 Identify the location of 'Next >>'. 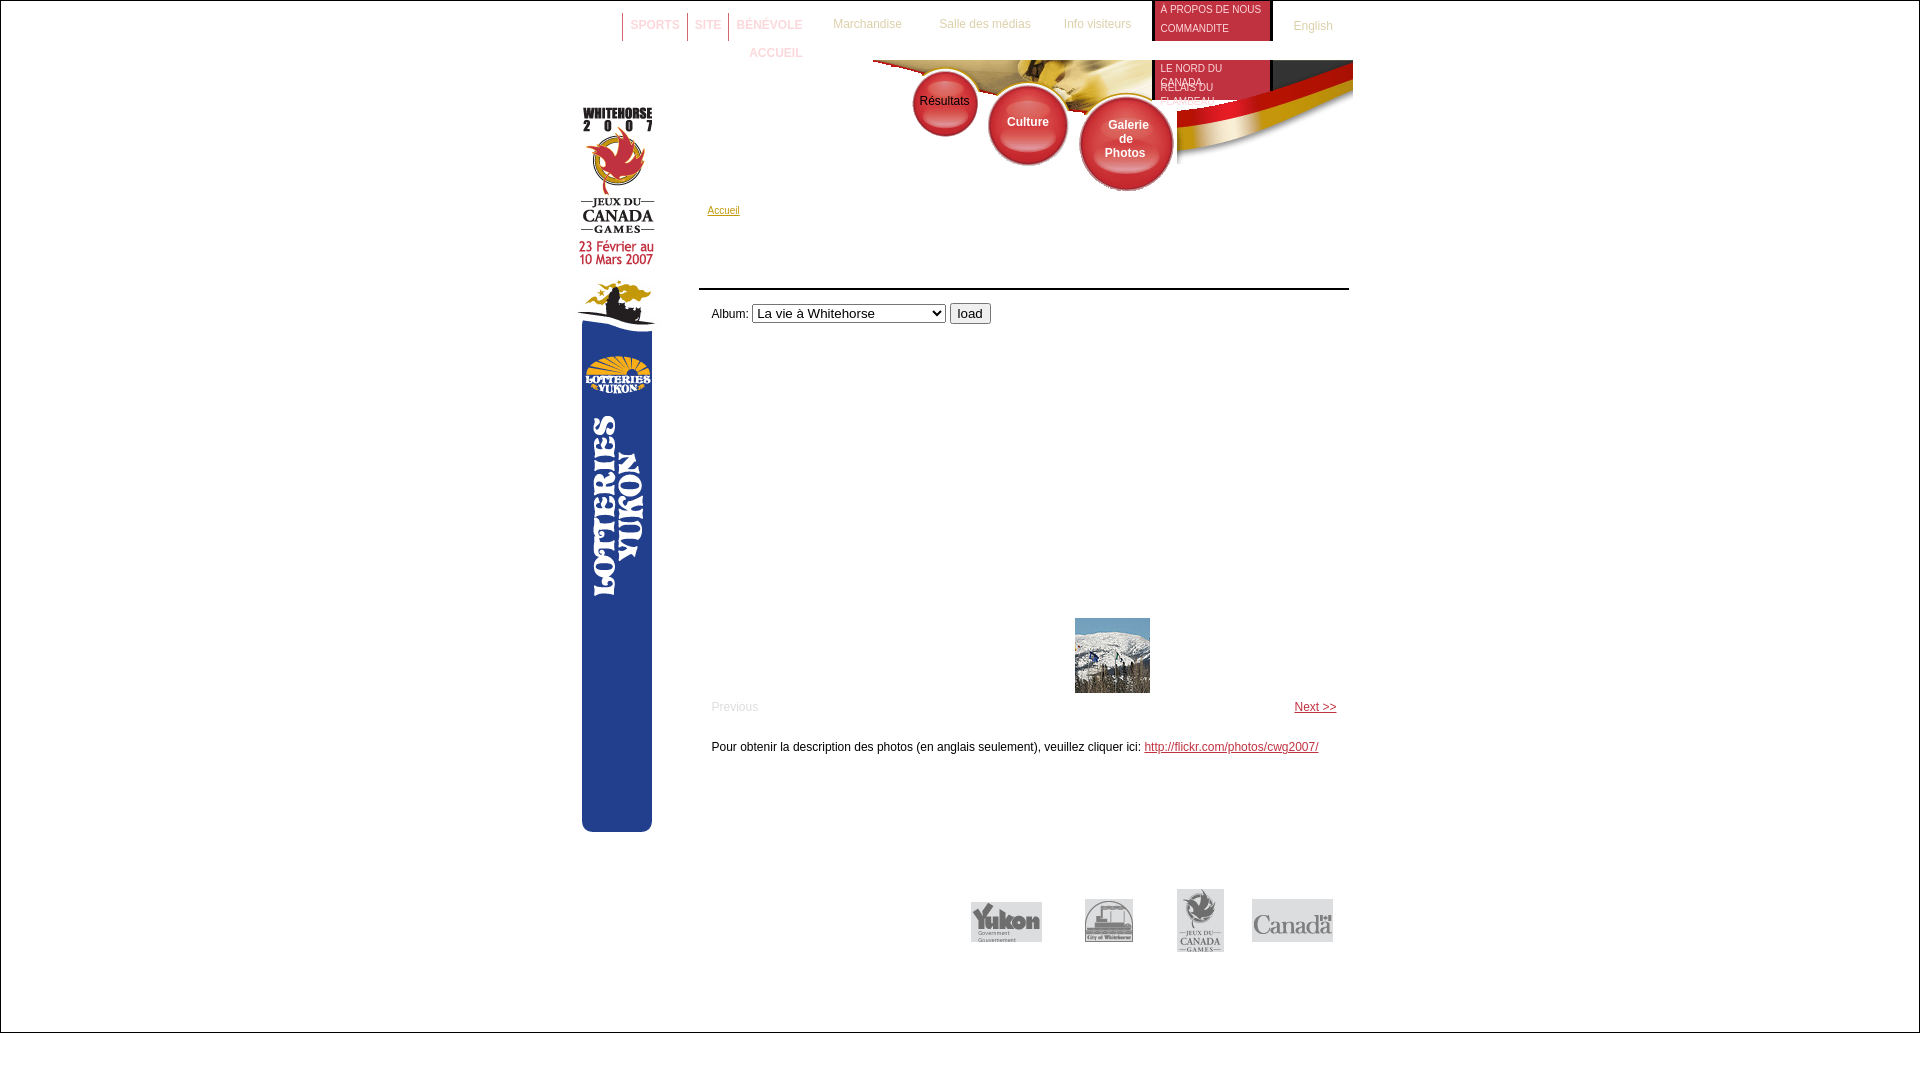
(1315, 705).